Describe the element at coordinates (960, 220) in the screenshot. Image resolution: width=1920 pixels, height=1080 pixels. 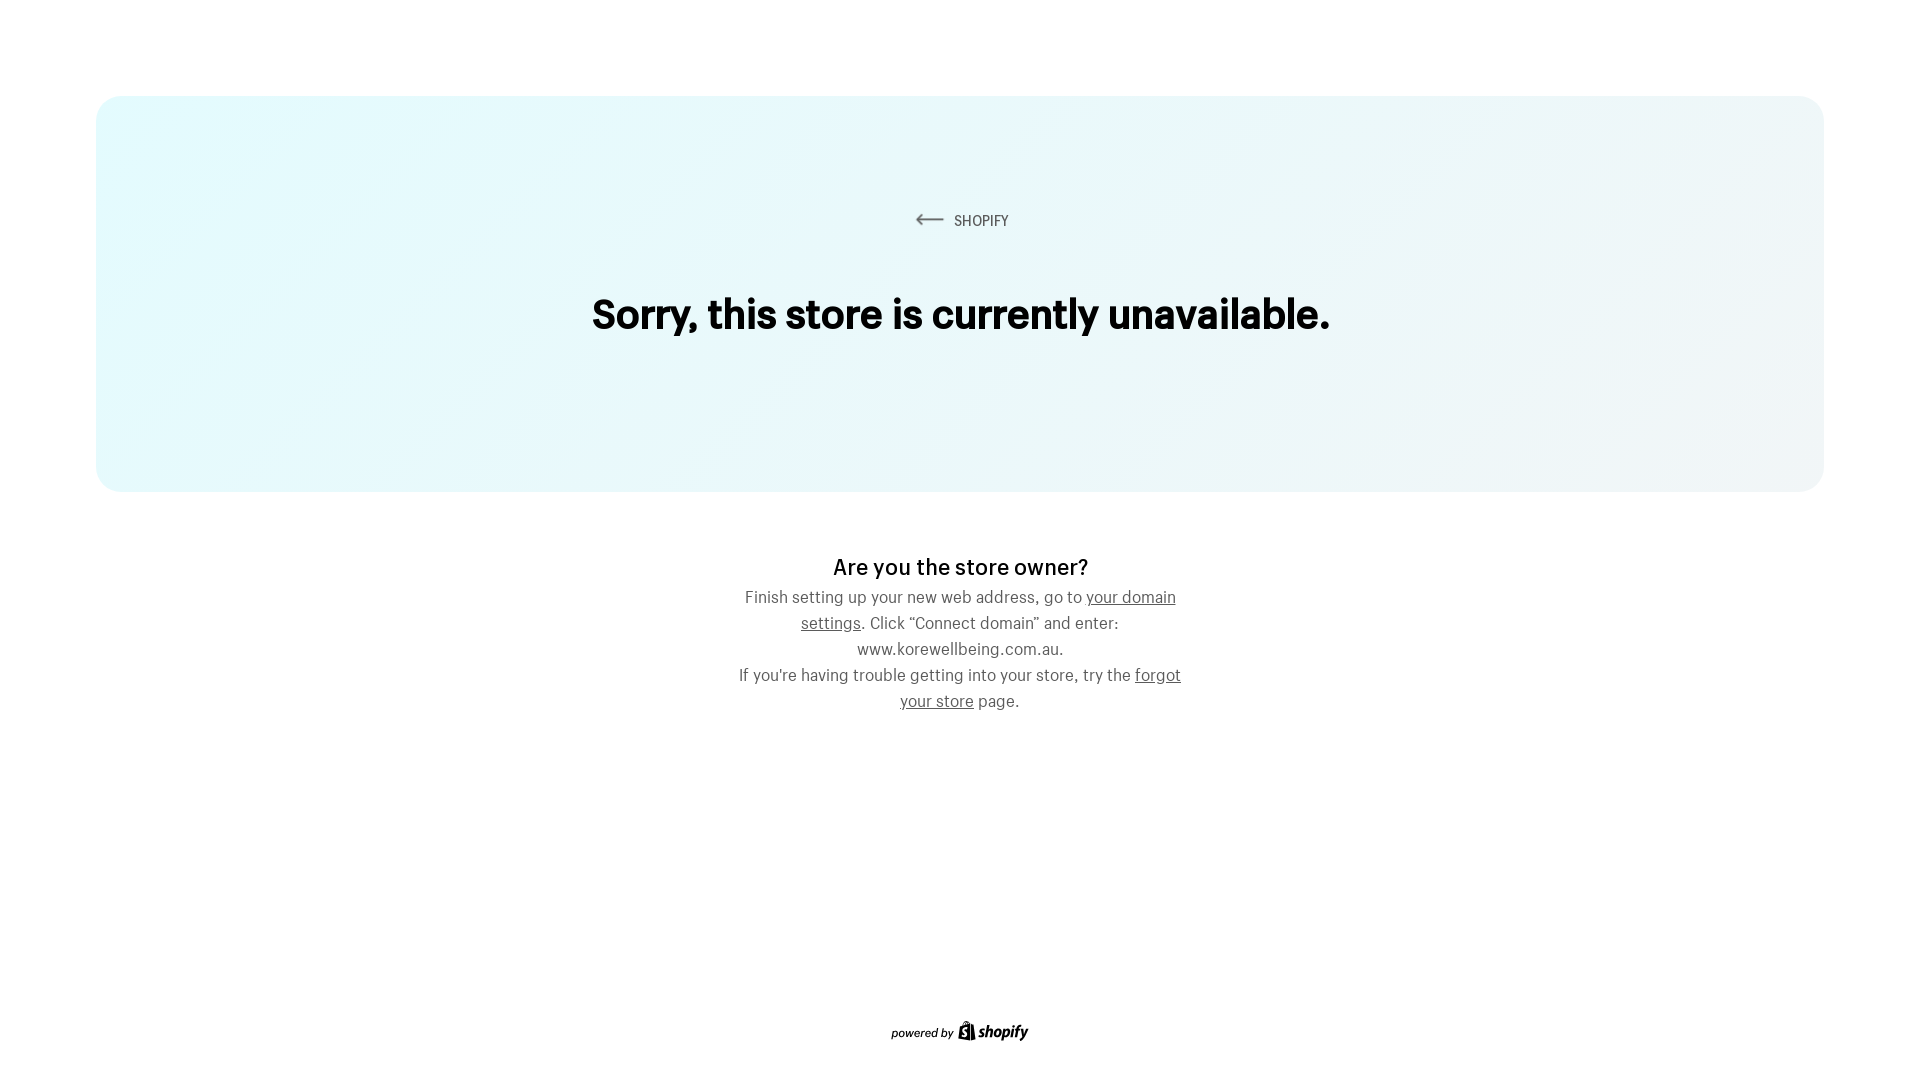
I see `'SHOPIFY'` at that location.